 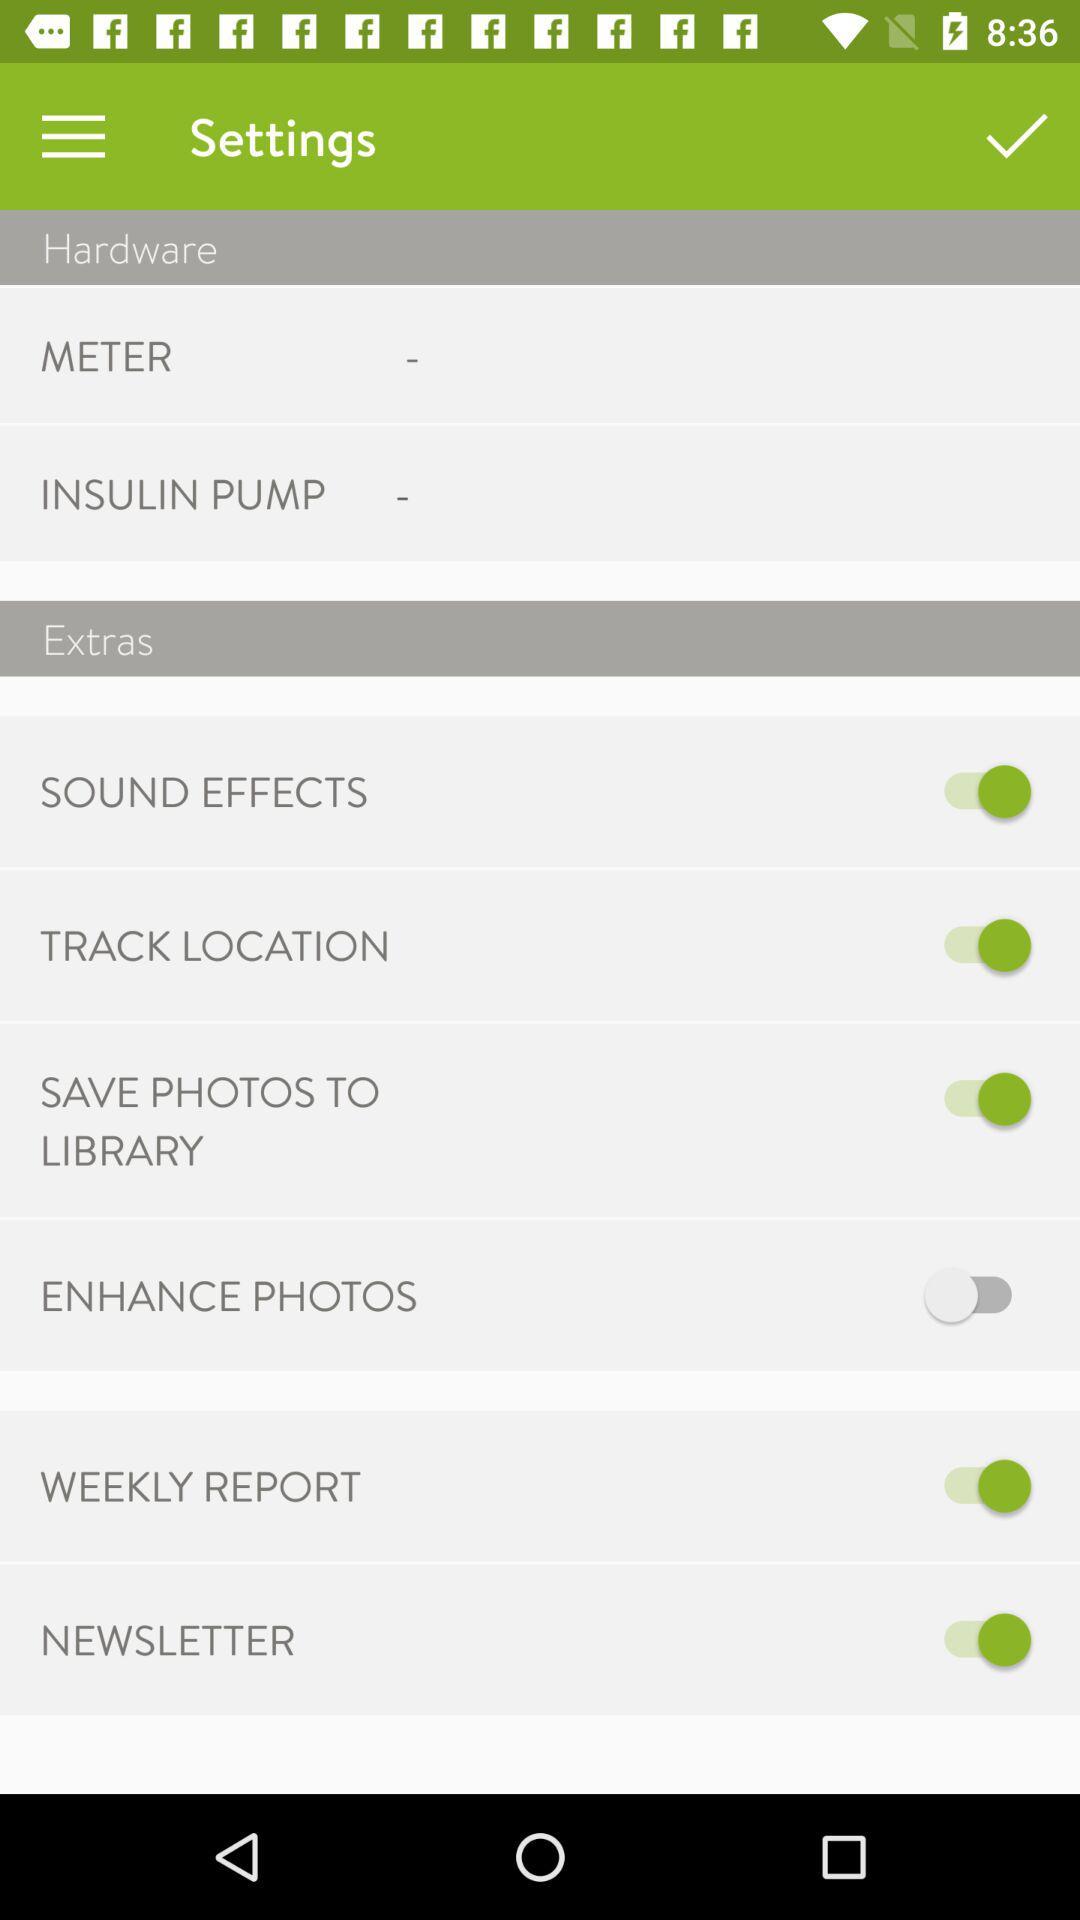 What do you see at coordinates (747, 1295) in the screenshot?
I see `the icon to the right of enhance photos item` at bounding box center [747, 1295].